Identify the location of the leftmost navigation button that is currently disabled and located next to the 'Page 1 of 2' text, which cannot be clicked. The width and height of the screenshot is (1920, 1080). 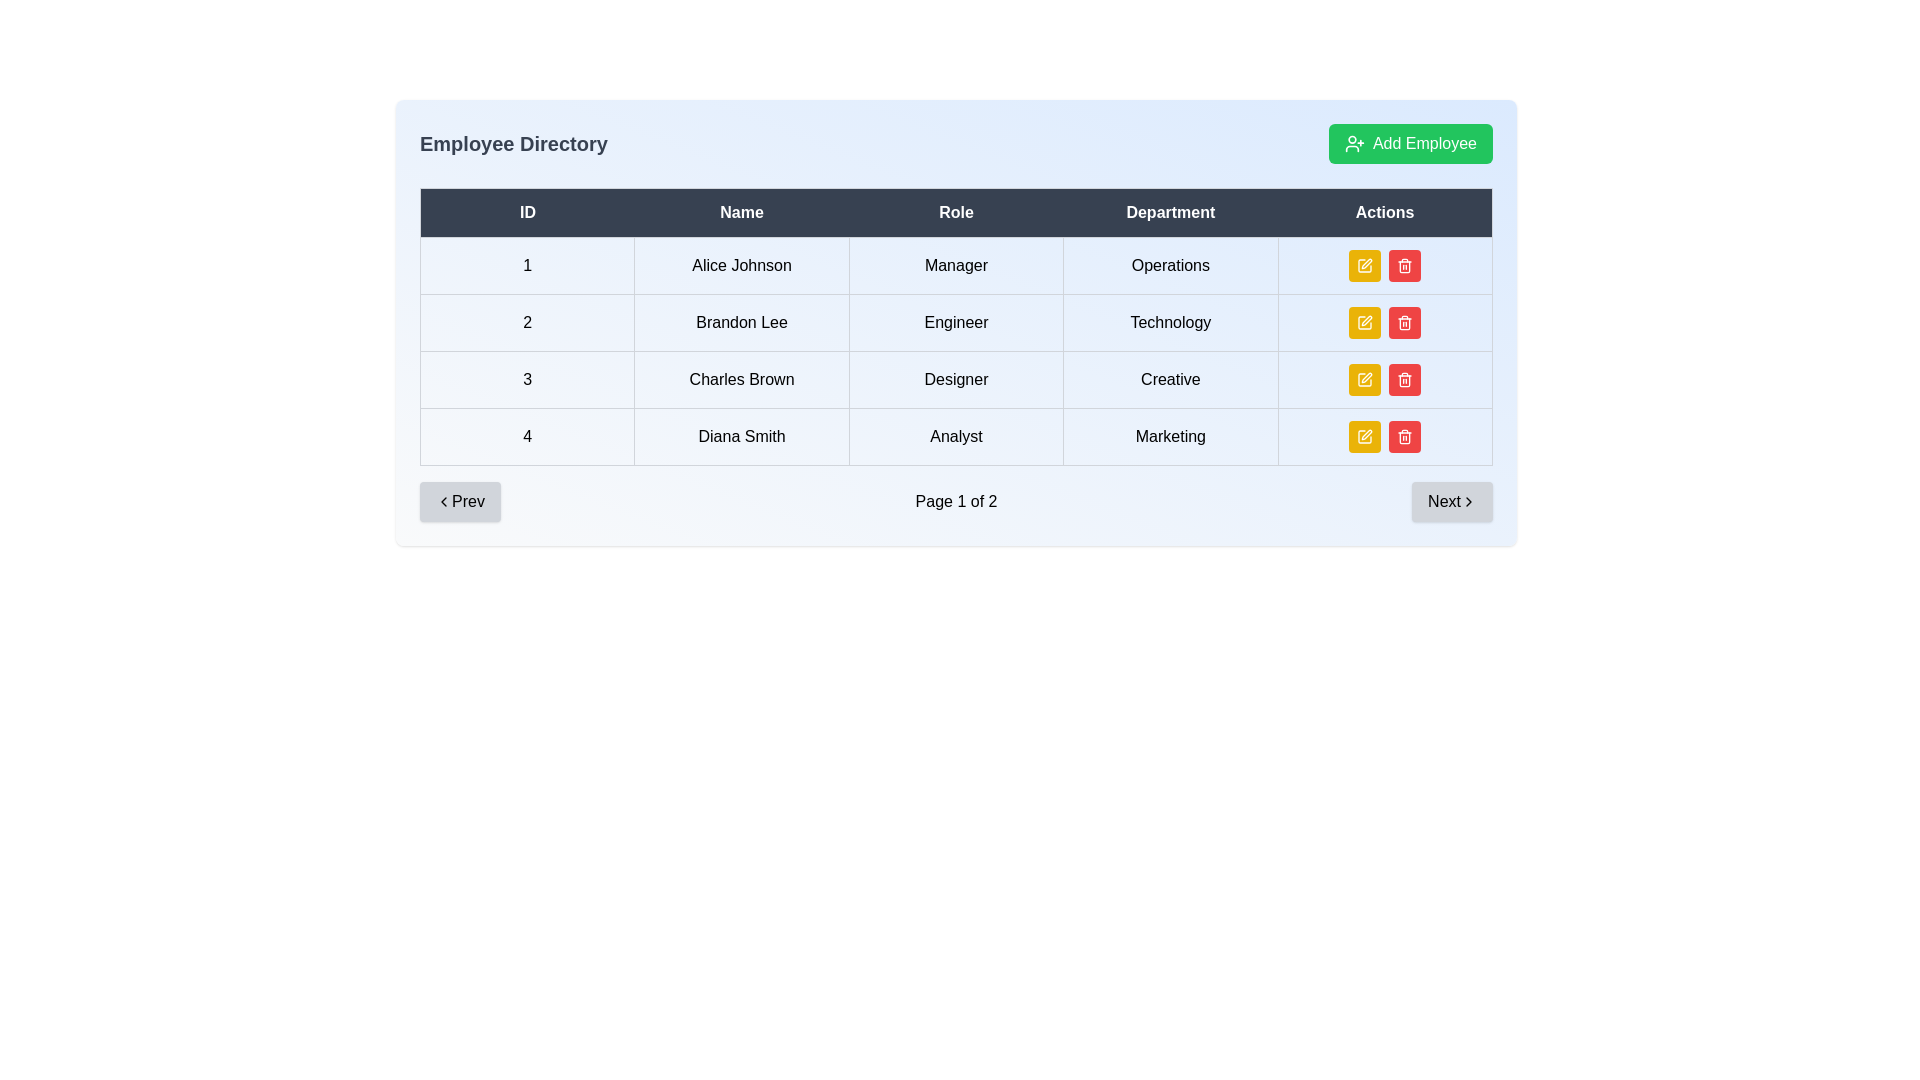
(459, 500).